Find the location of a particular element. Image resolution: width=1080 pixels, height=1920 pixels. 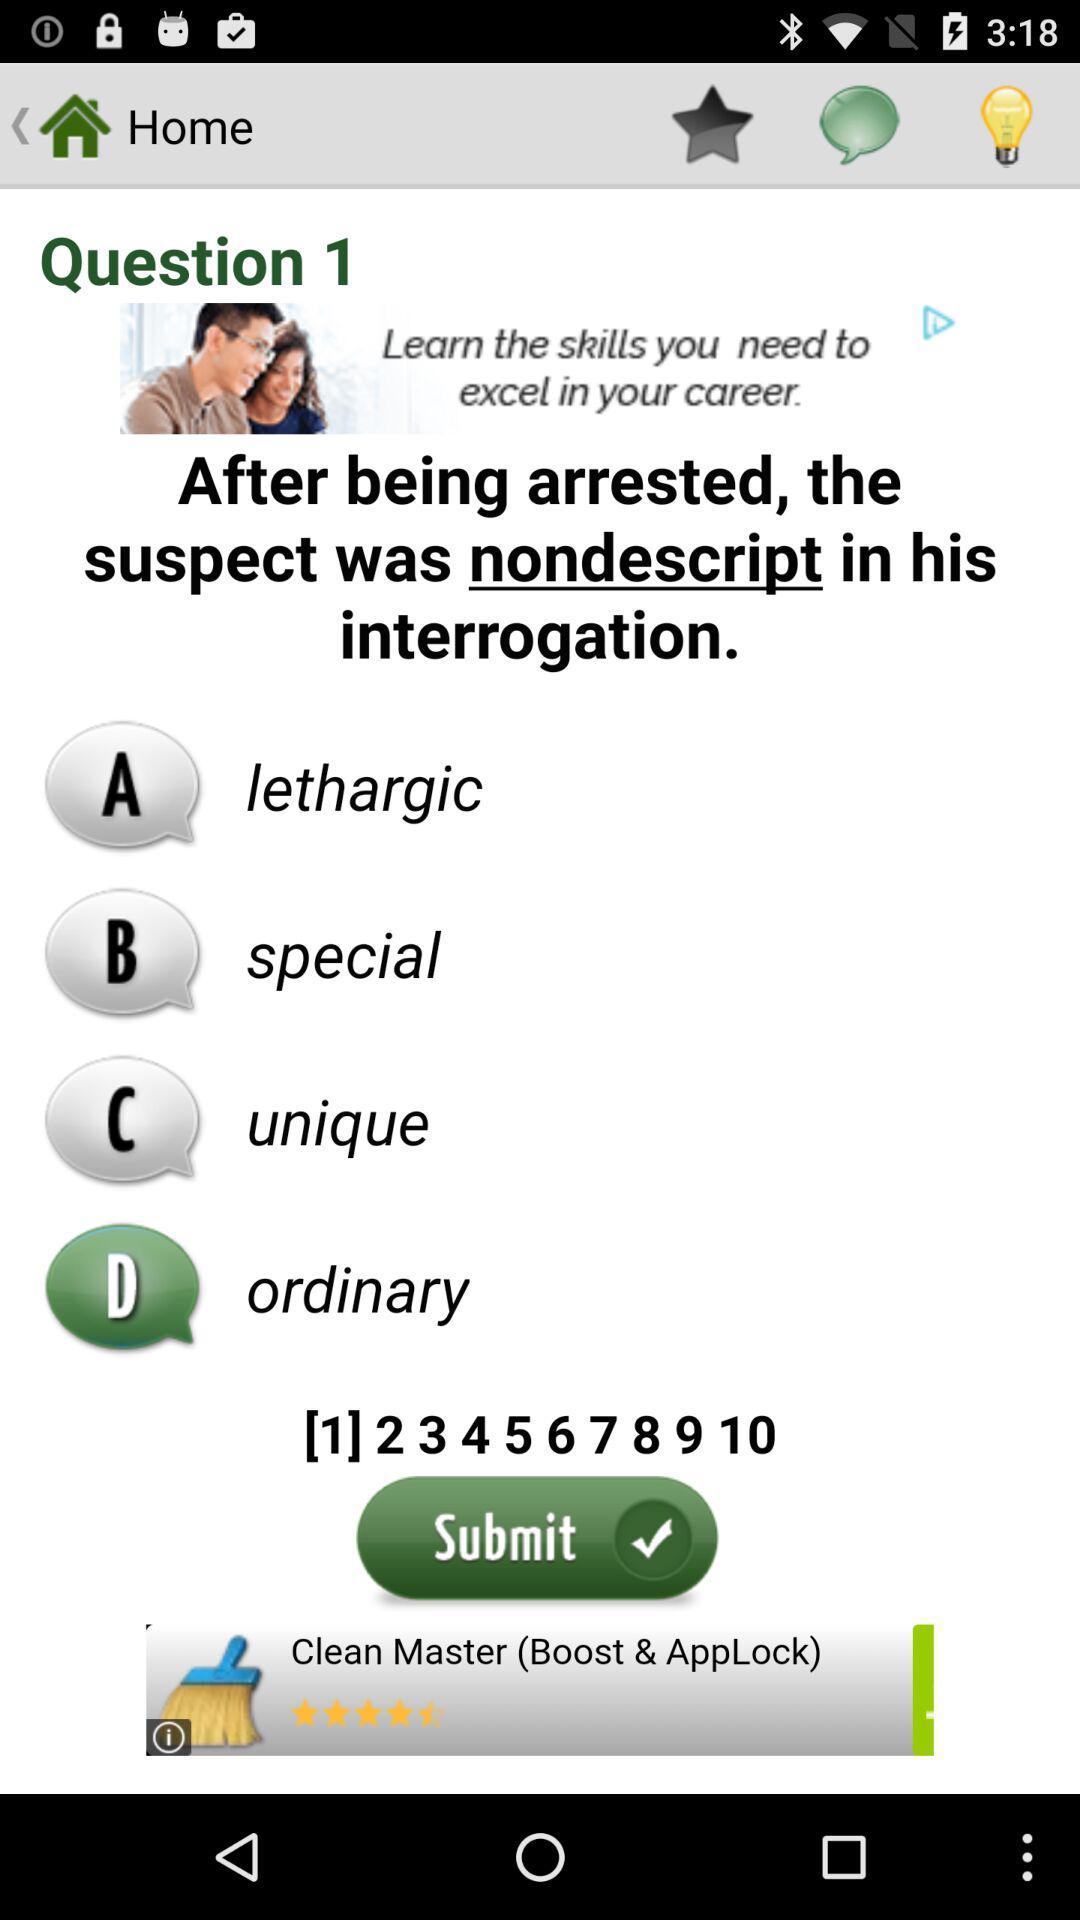

advertisement for clean master is located at coordinates (540, 1689).